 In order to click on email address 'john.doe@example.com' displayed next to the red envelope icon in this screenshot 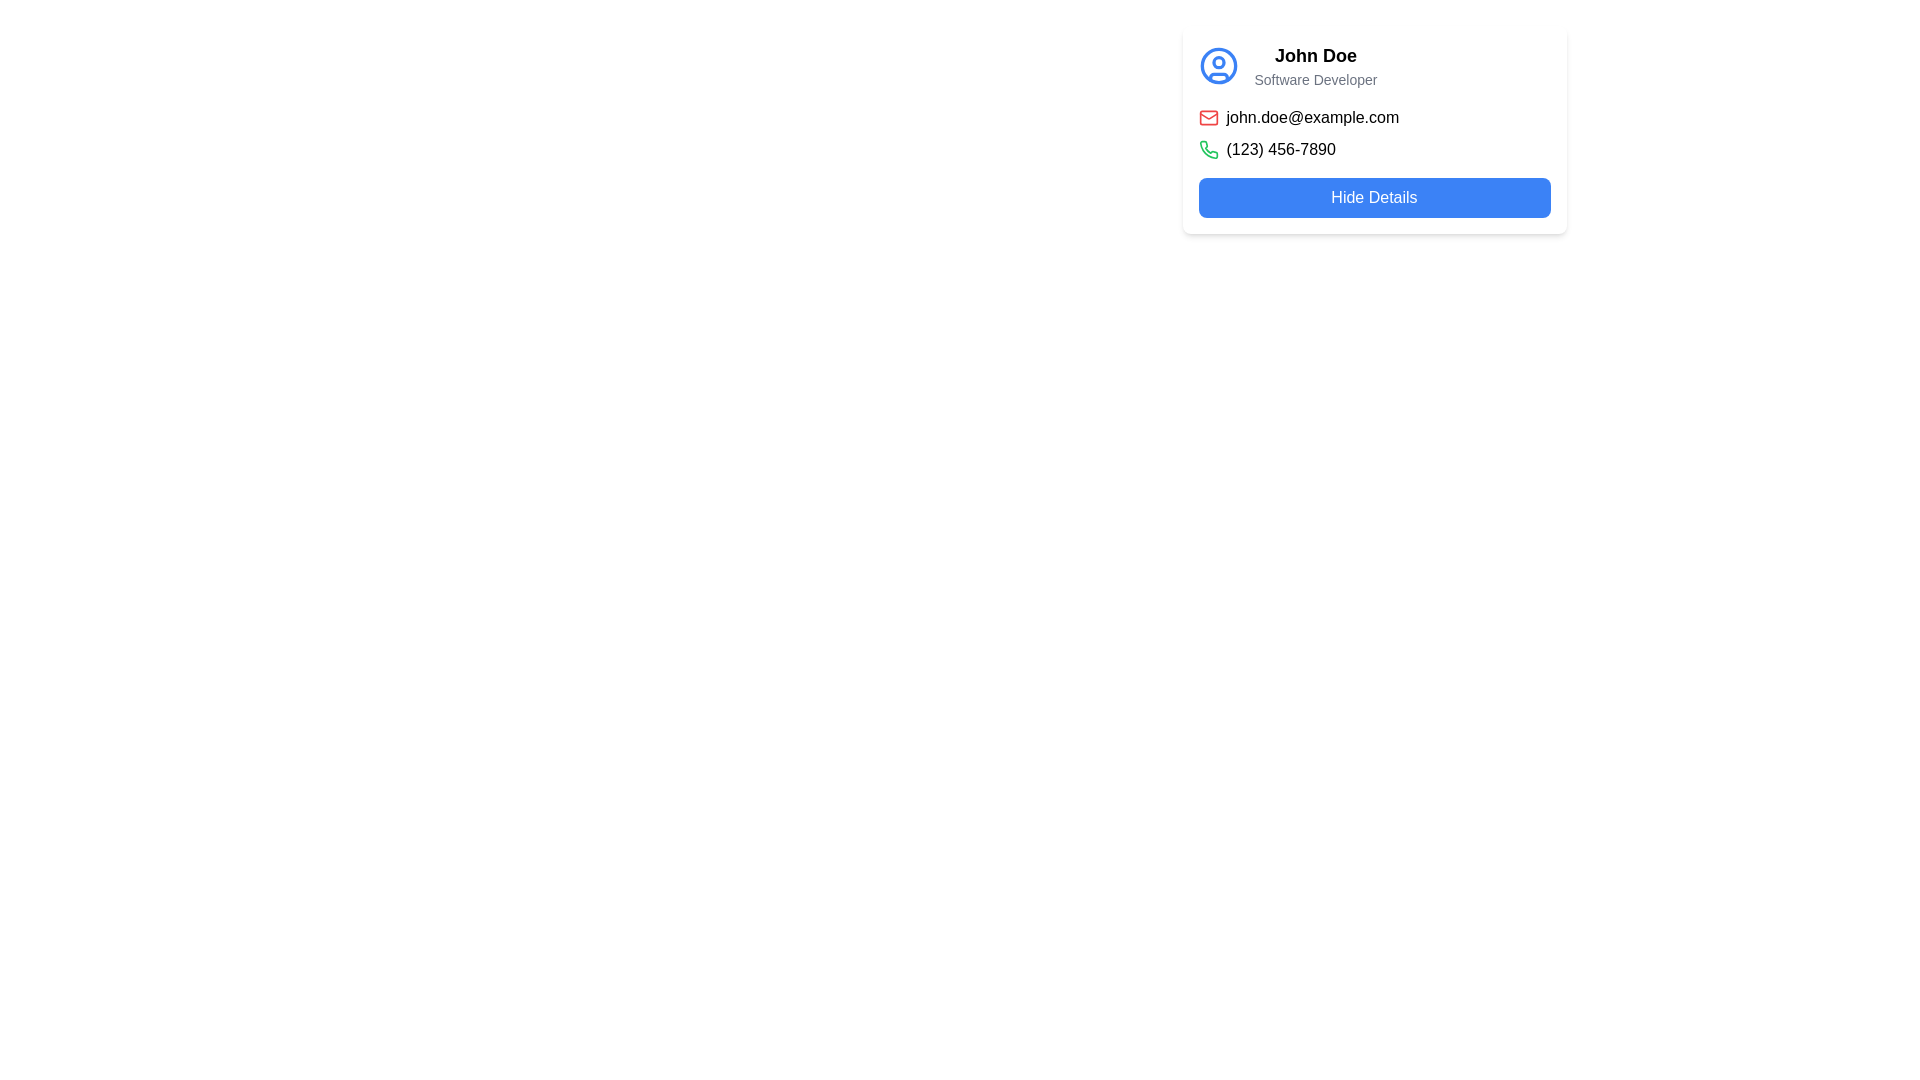, I will do `click(1373, 118)`.